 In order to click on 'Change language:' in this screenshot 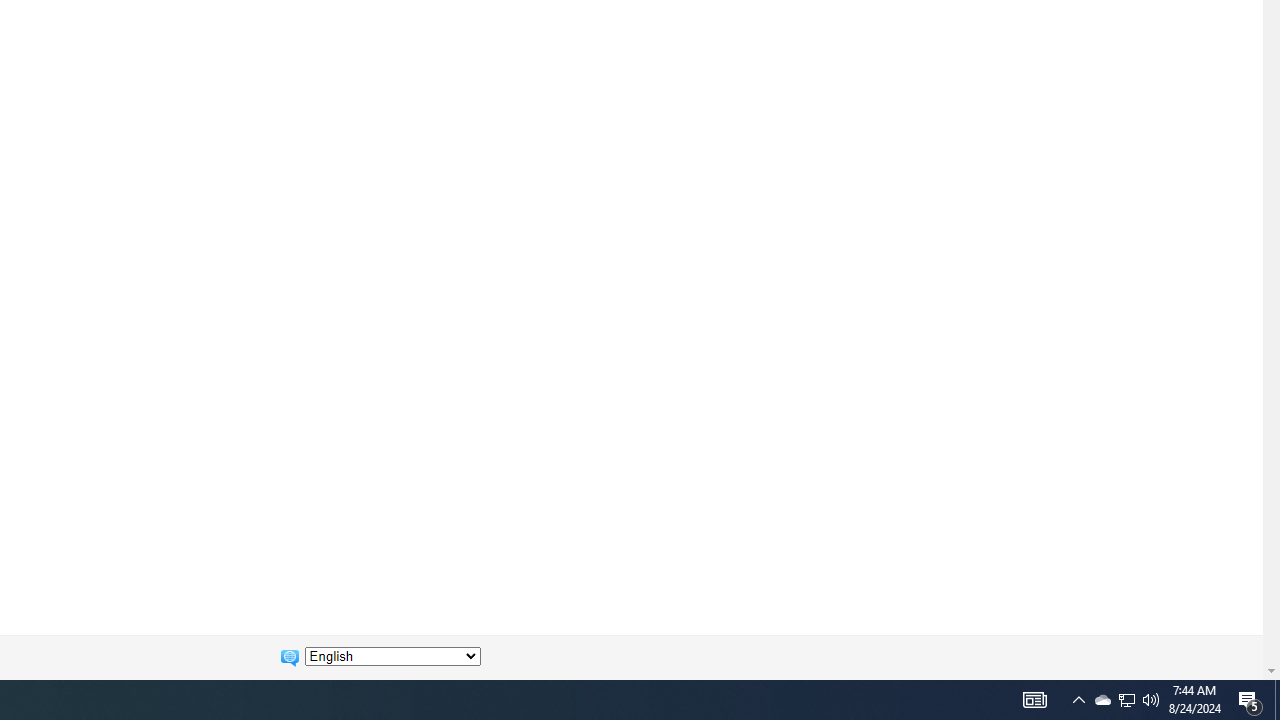, I will do `click(392, 656)`.